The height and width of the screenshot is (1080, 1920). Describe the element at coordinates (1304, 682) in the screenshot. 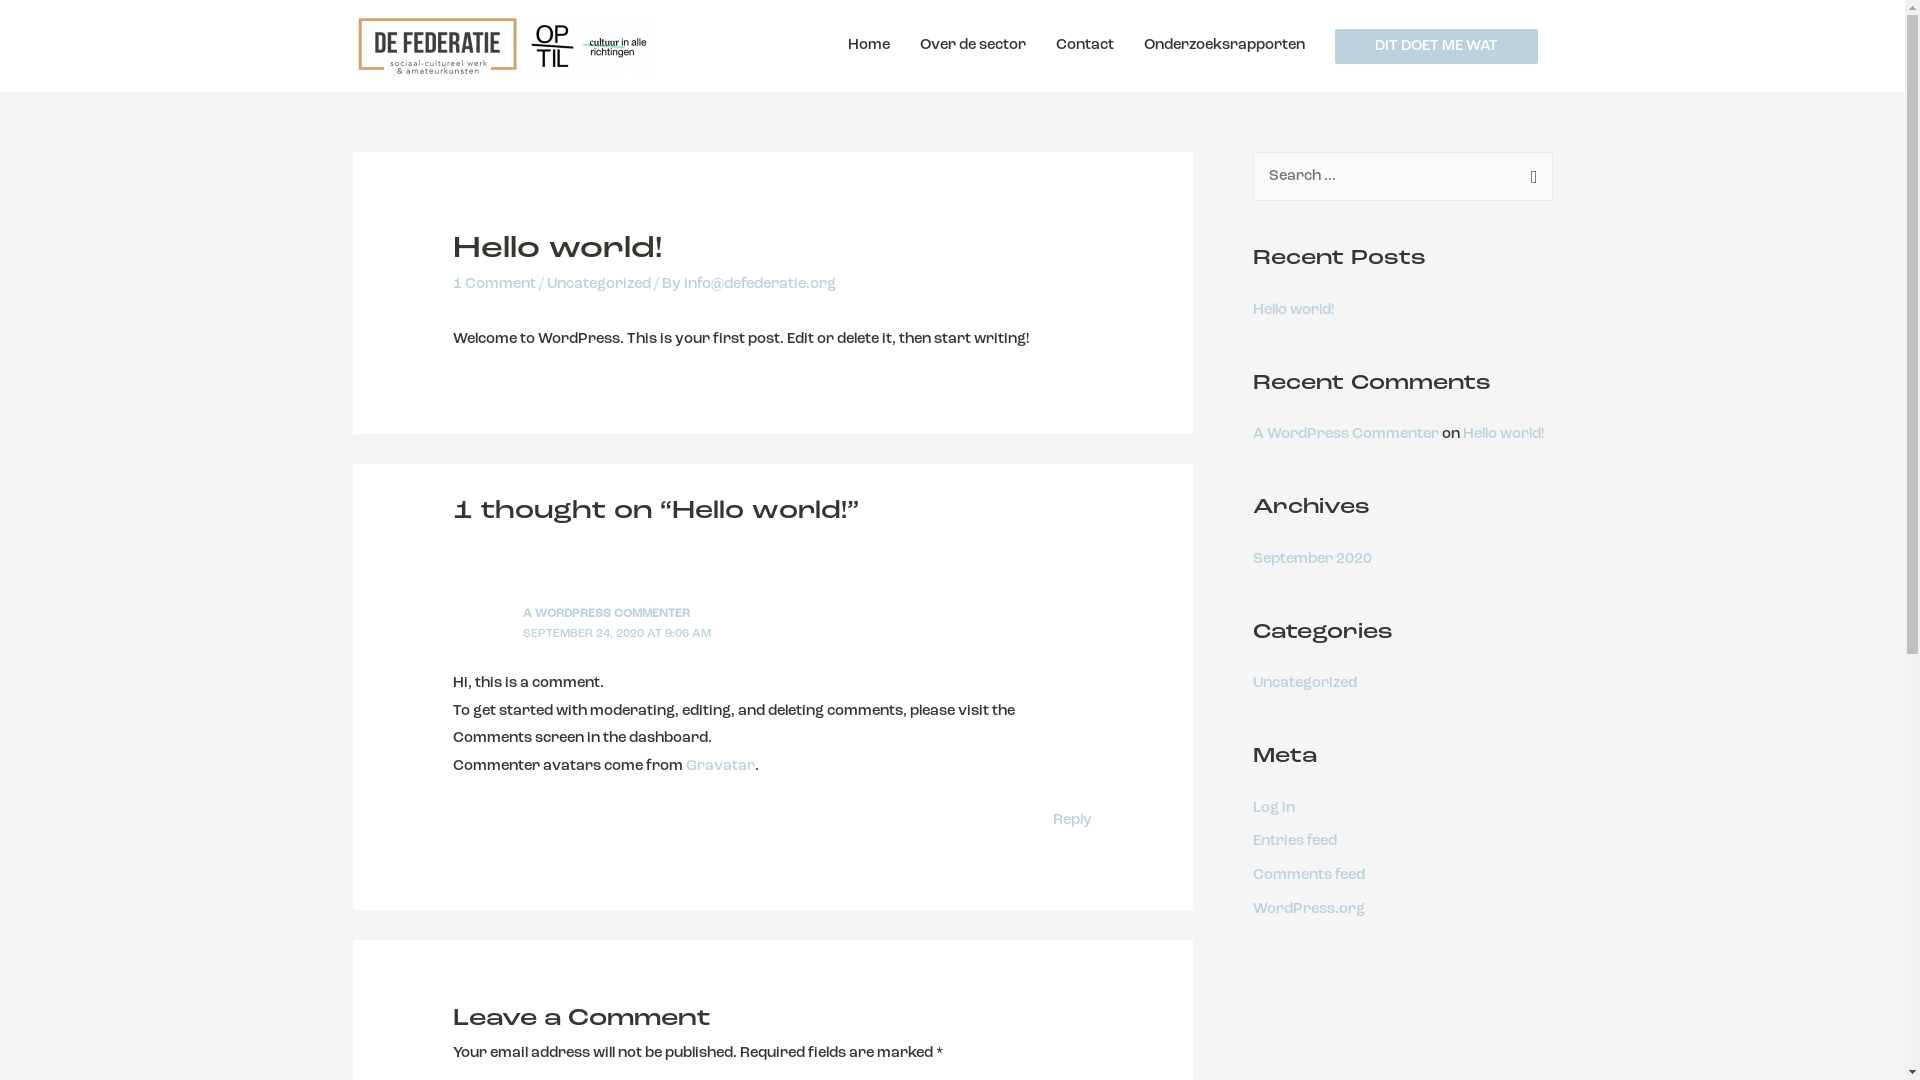

I see `'Uncategorized'` at that location.